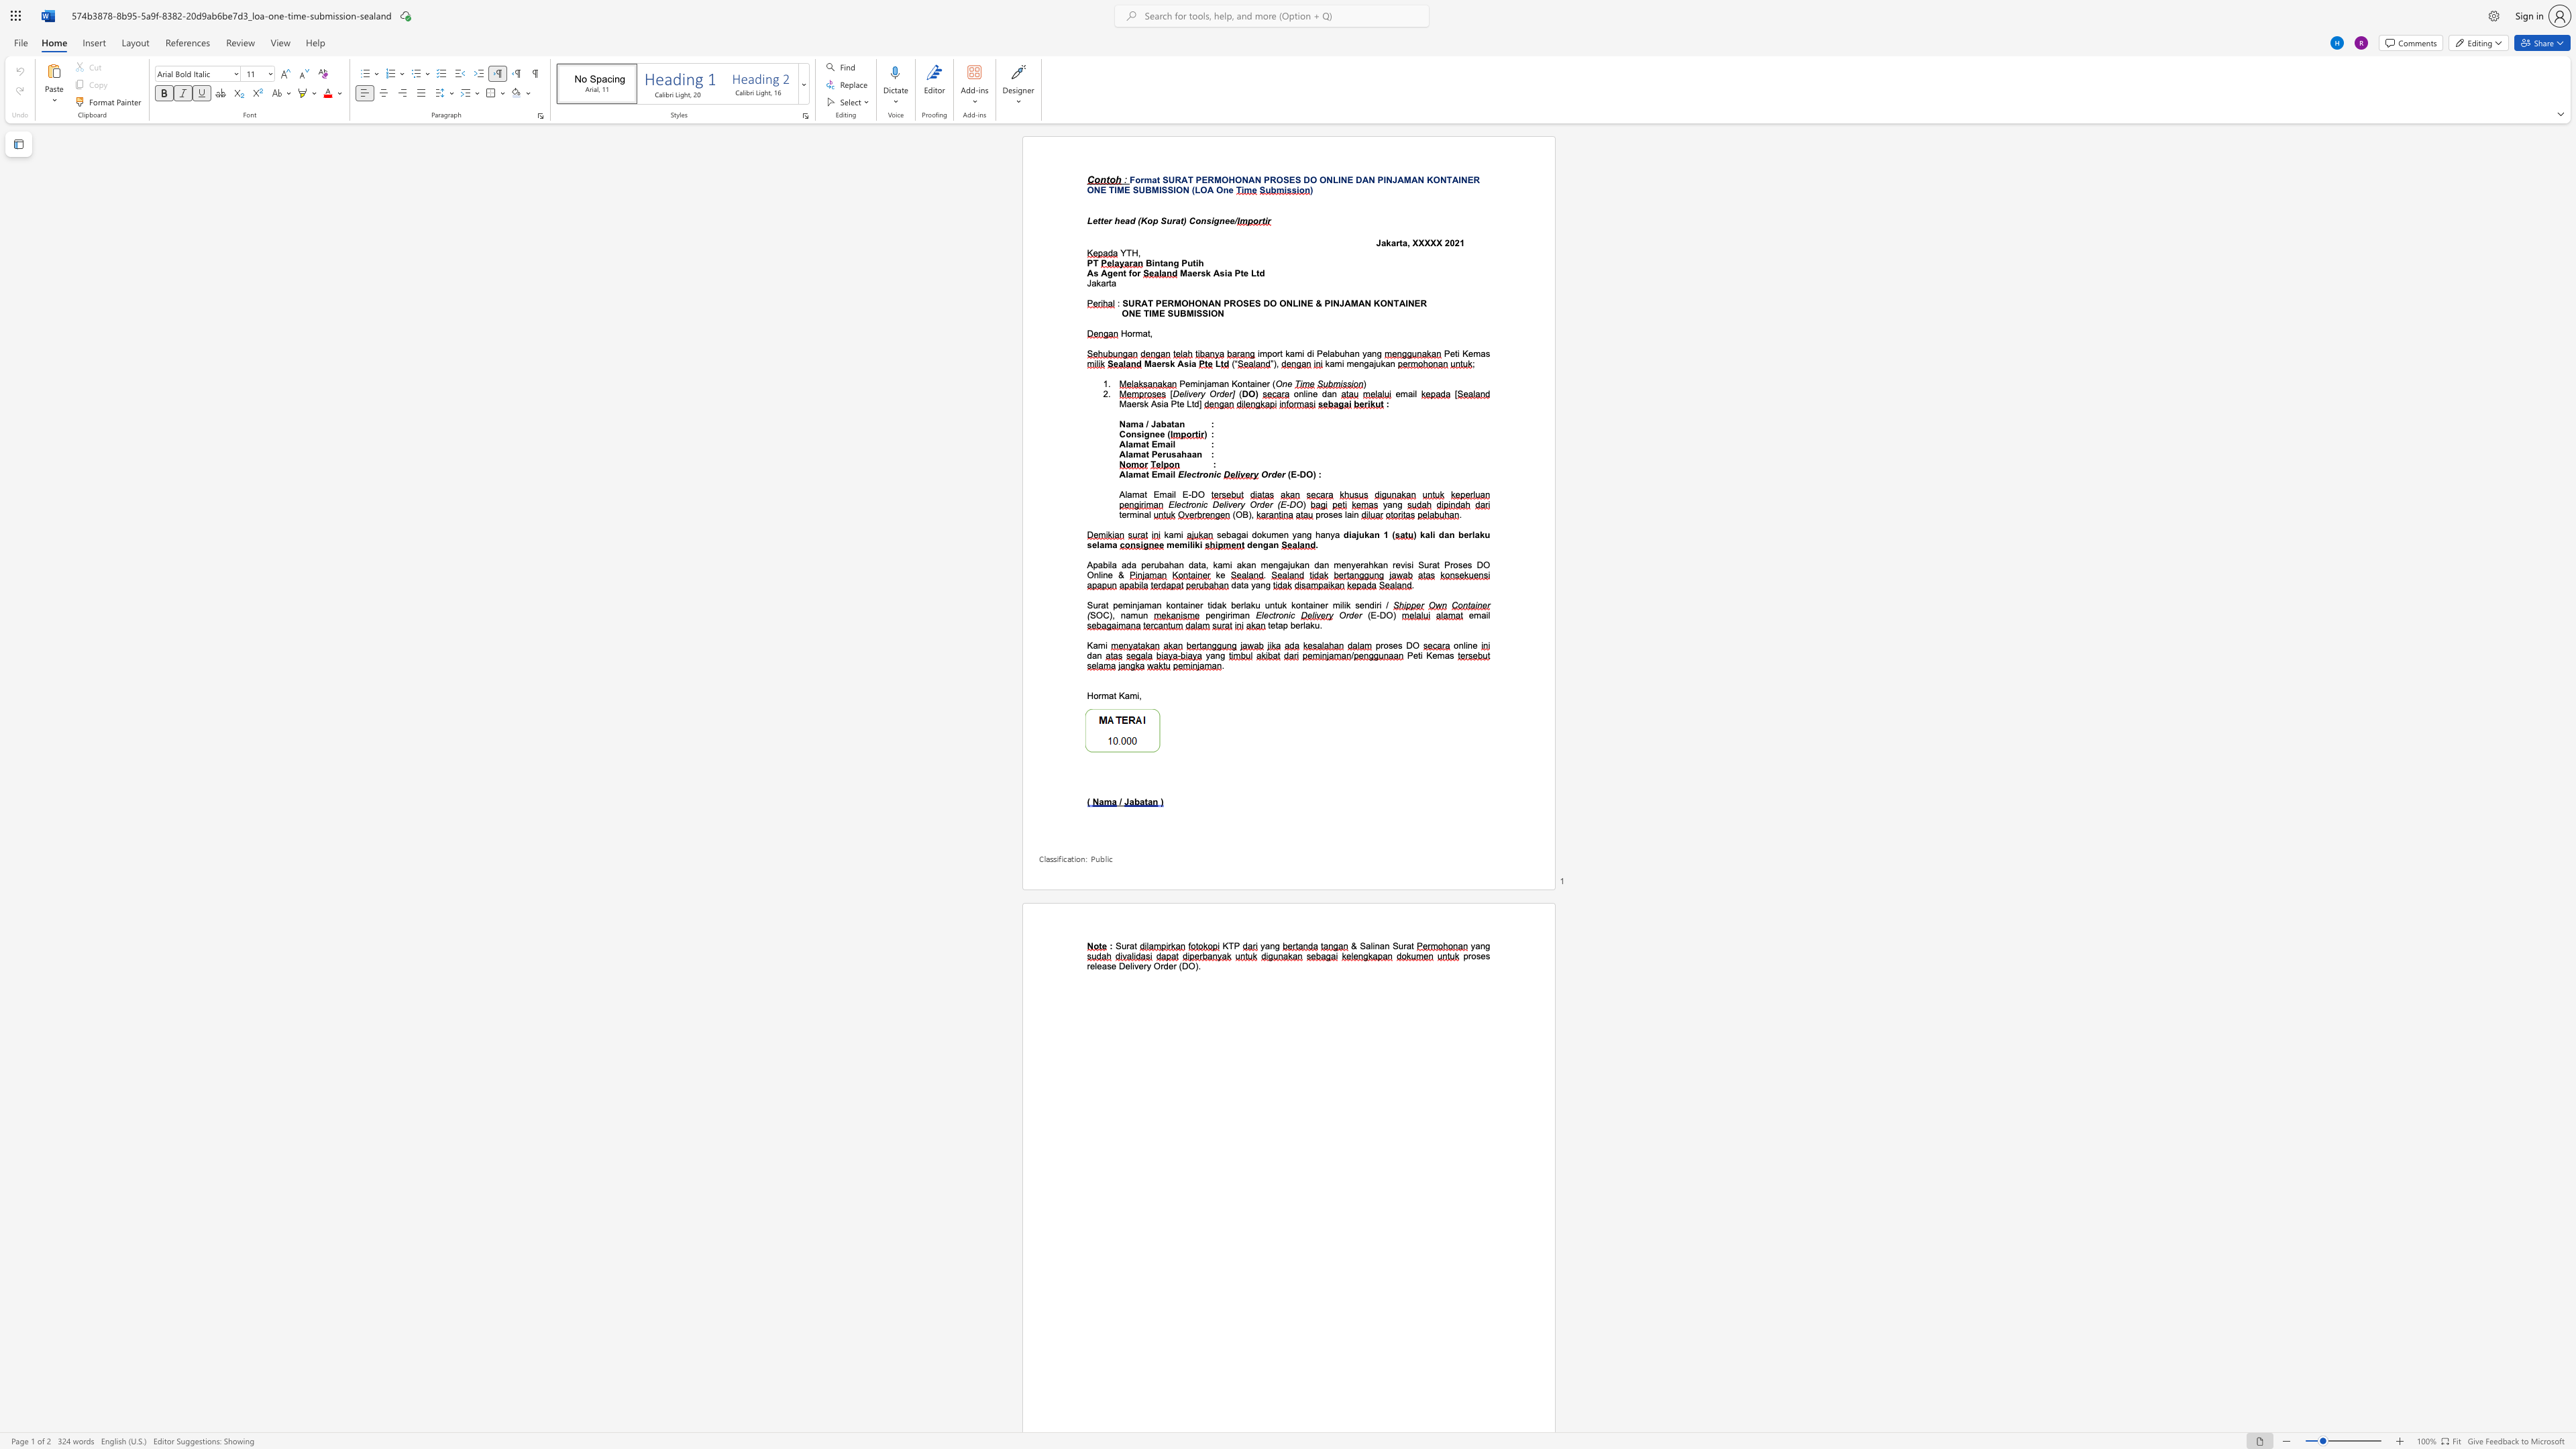 This screenshot has width=2576, height=1449. I want to click on the subset text "mina" within the text "terminal", so click(1129, 513).